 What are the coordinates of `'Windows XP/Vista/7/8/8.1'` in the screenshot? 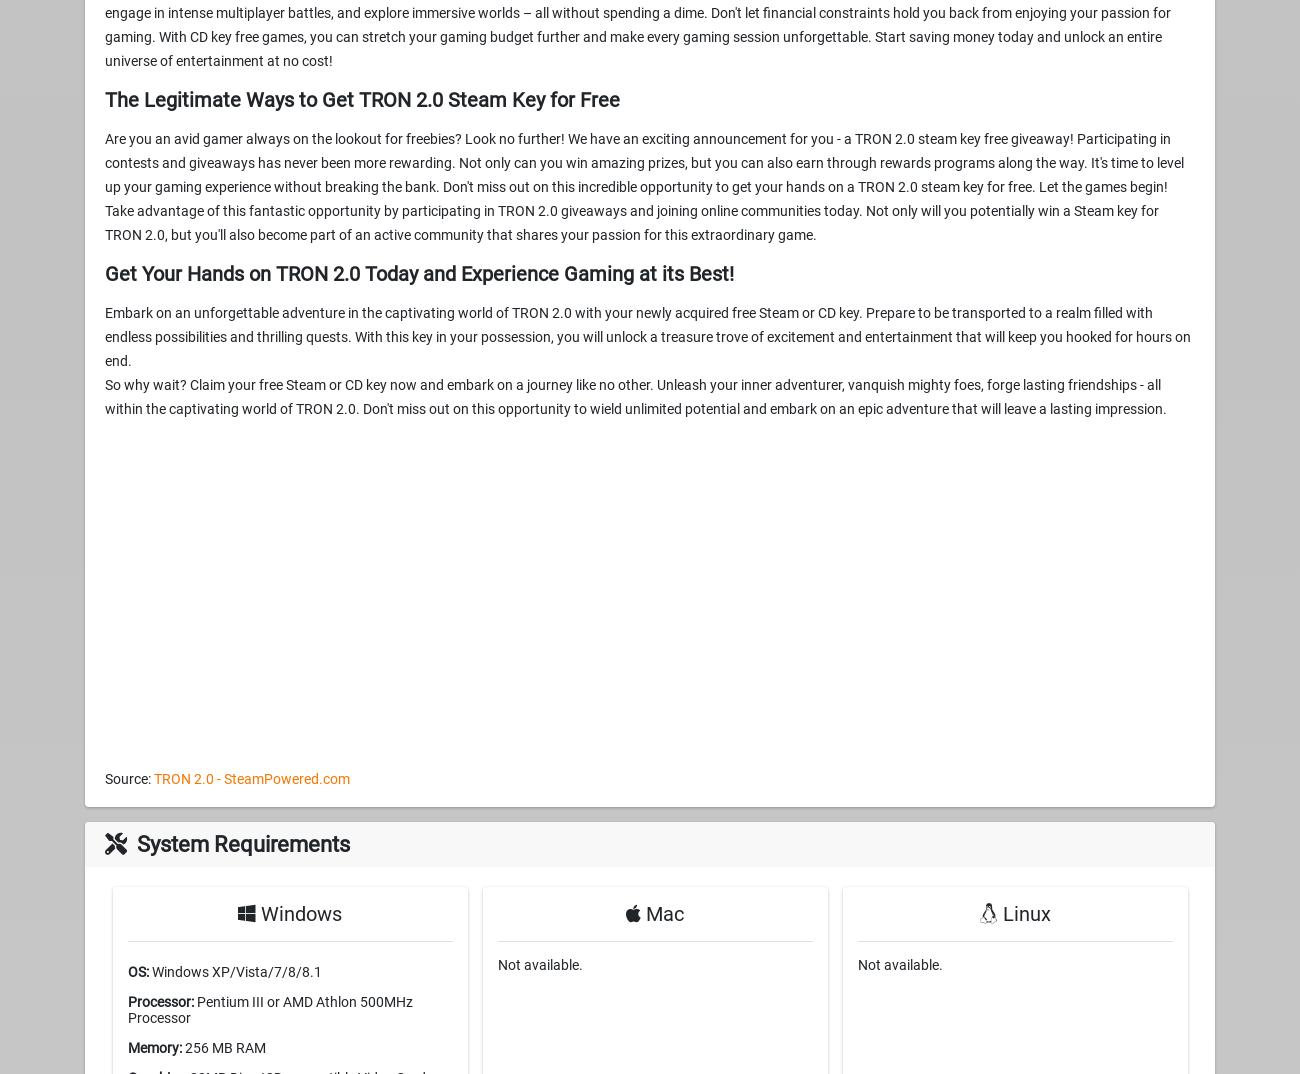 It's located at (233, 970).